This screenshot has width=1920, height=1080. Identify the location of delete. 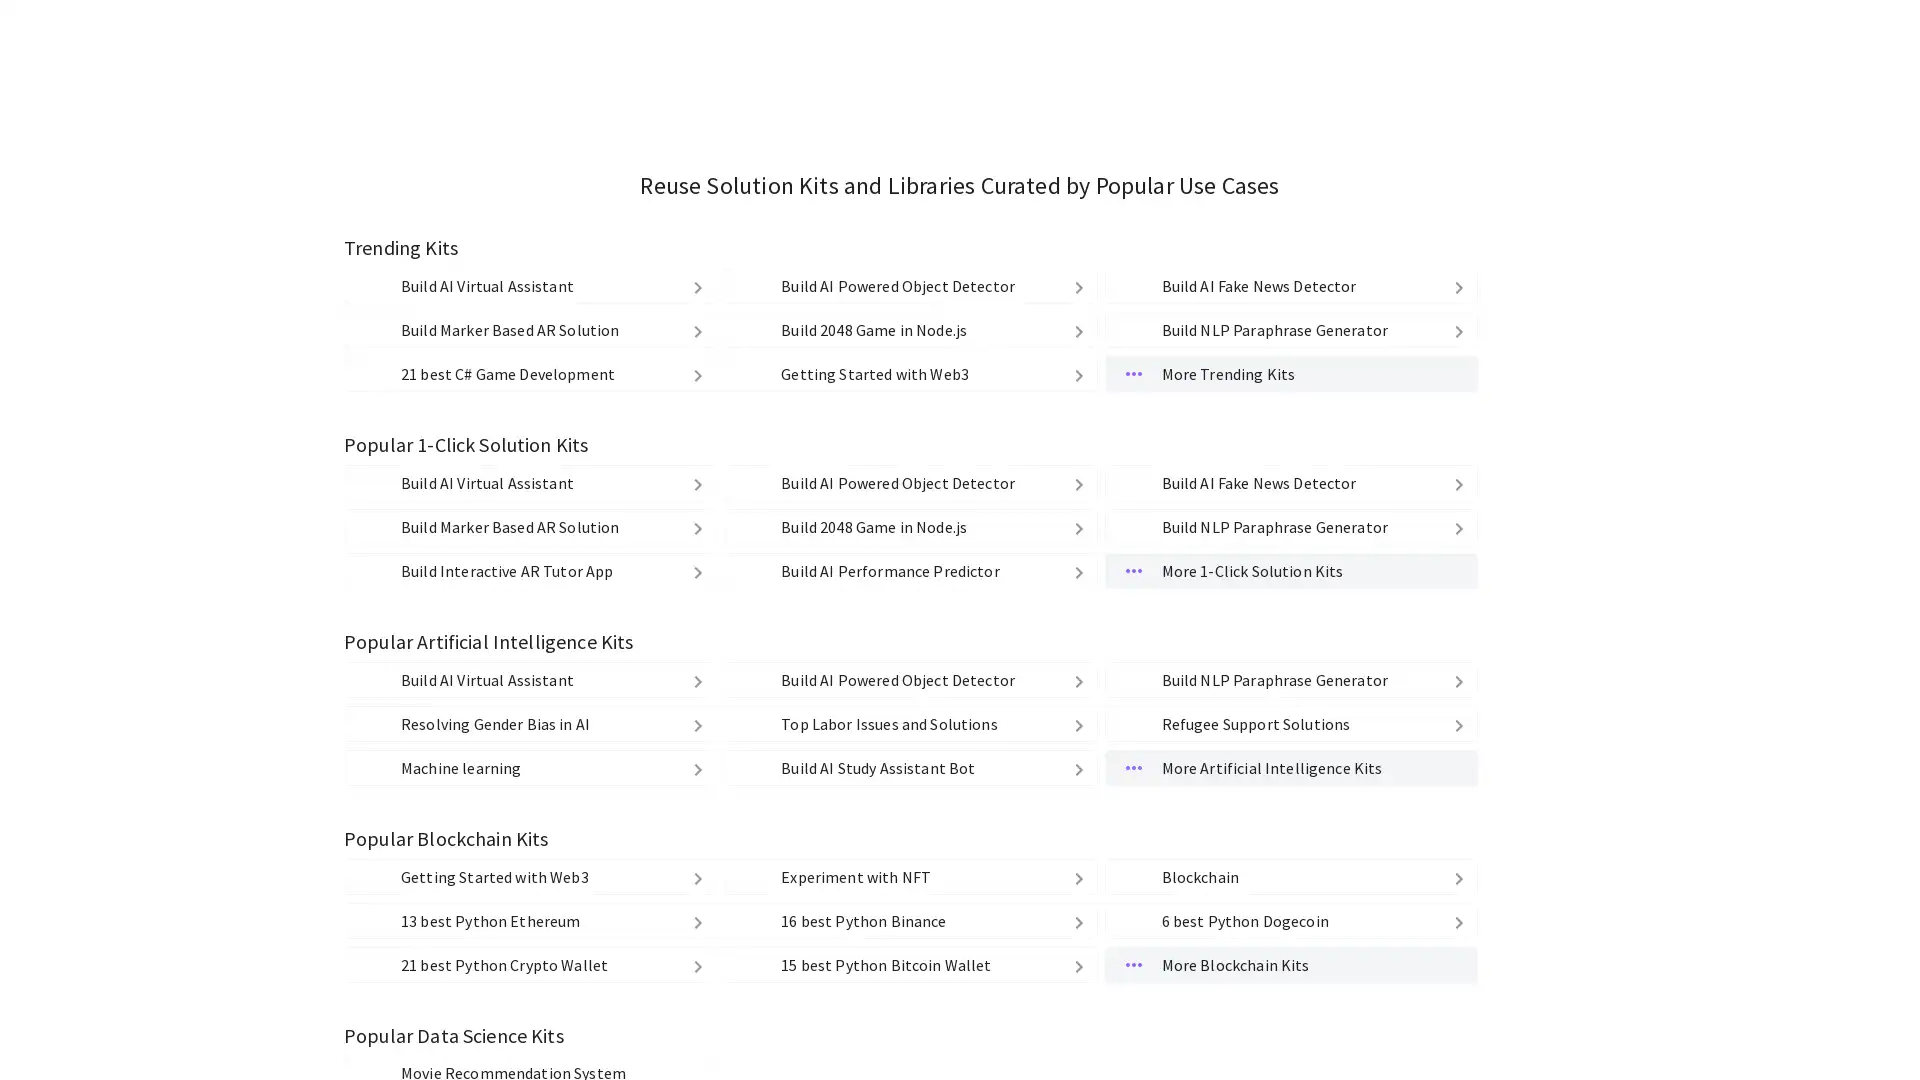
(1050, 833).